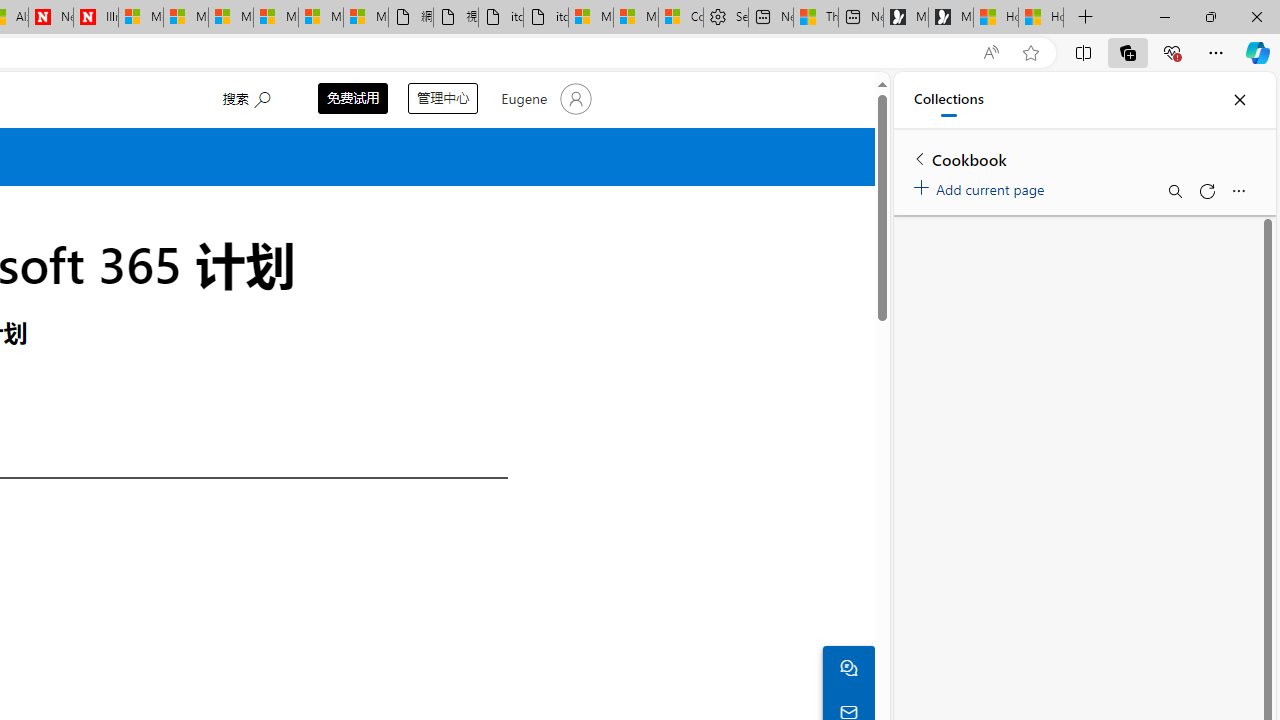 This screenshot has width=1280, height=720. I want to click on 'More options menu', so click(1237, 191).